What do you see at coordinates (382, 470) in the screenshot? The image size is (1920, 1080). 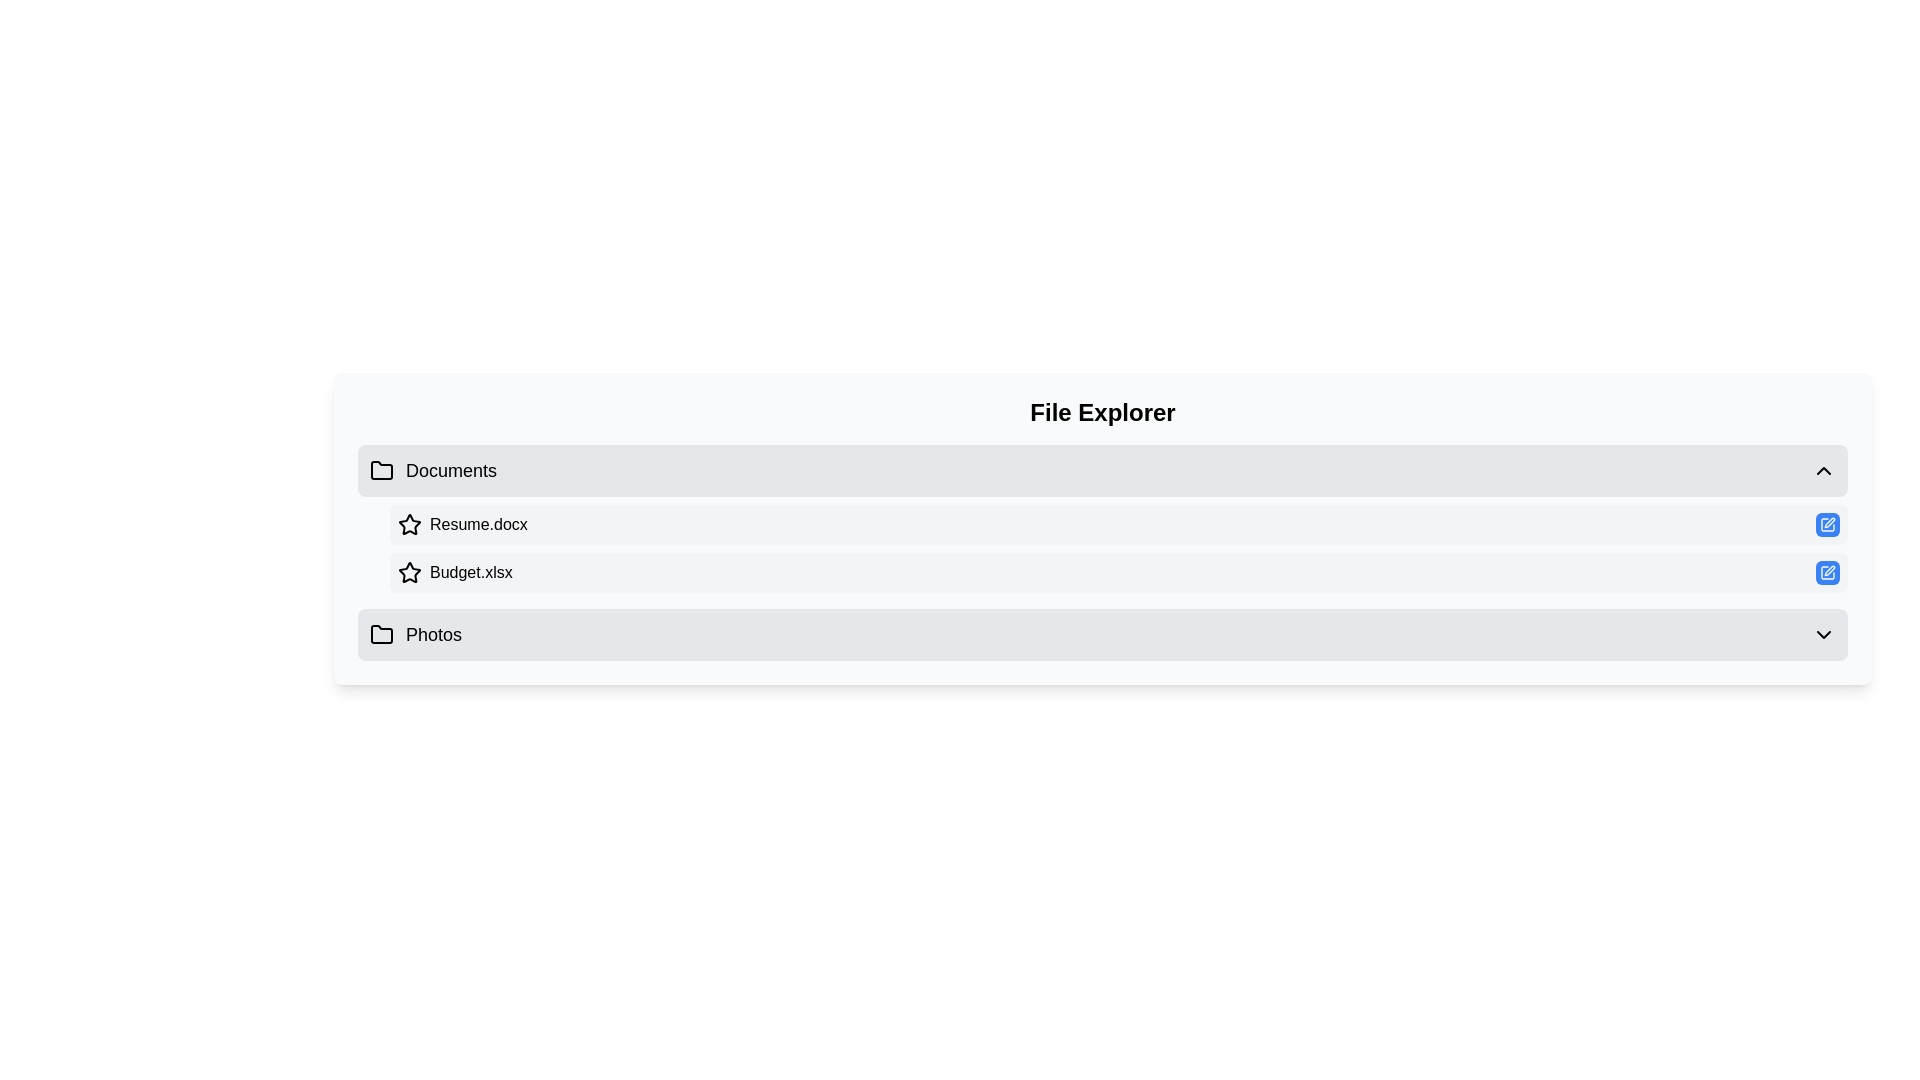 I see `the small folder icon located to the left of the 'Documents' text label, which serves as a visual indicator for the folder item` at bounding box center [382, 470].